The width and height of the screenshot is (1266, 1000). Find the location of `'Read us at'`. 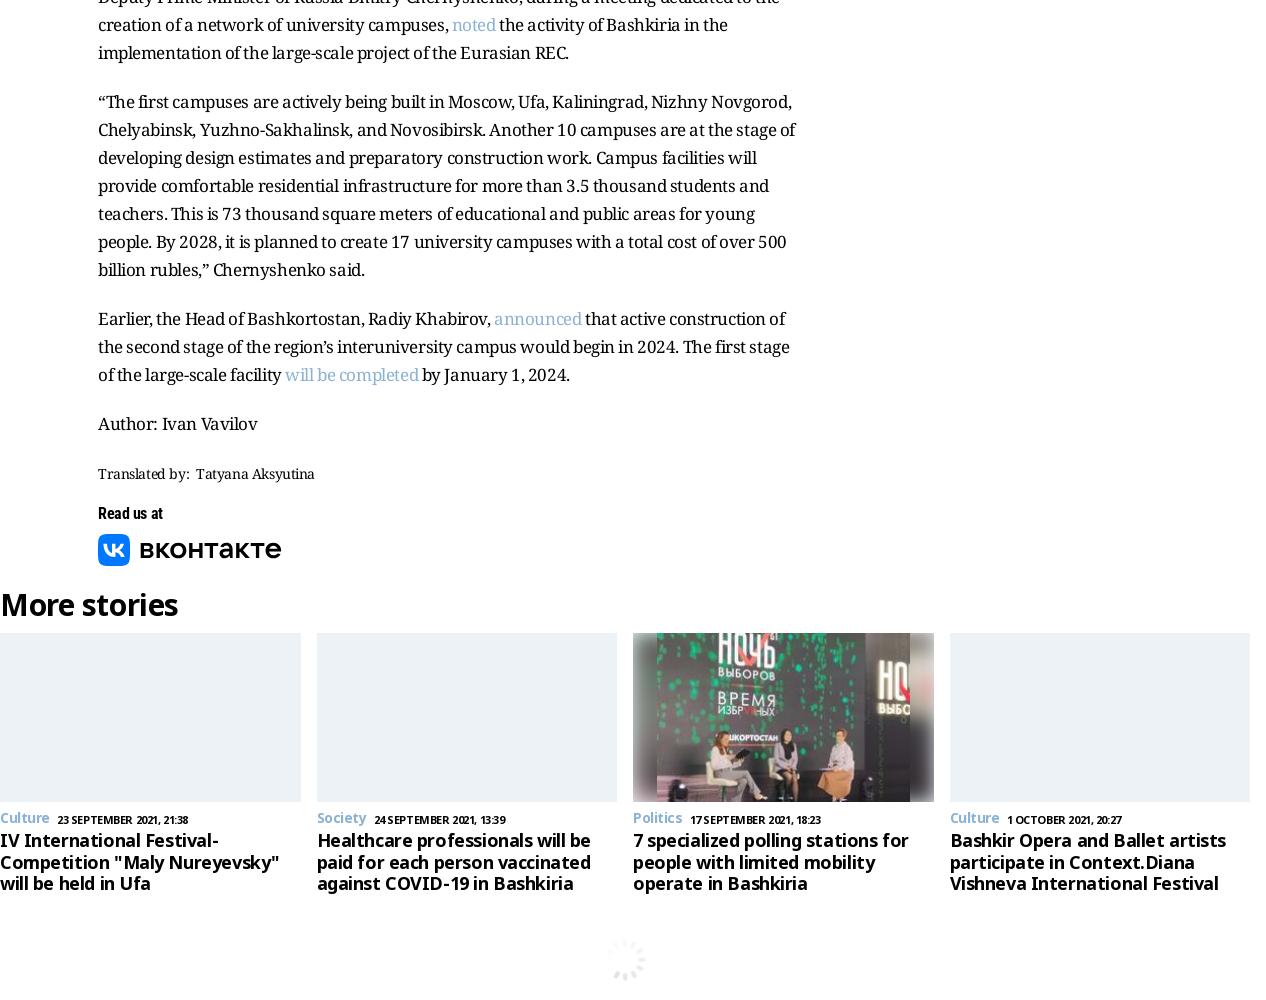

'Read us at' is located at coordinates (96, 513).